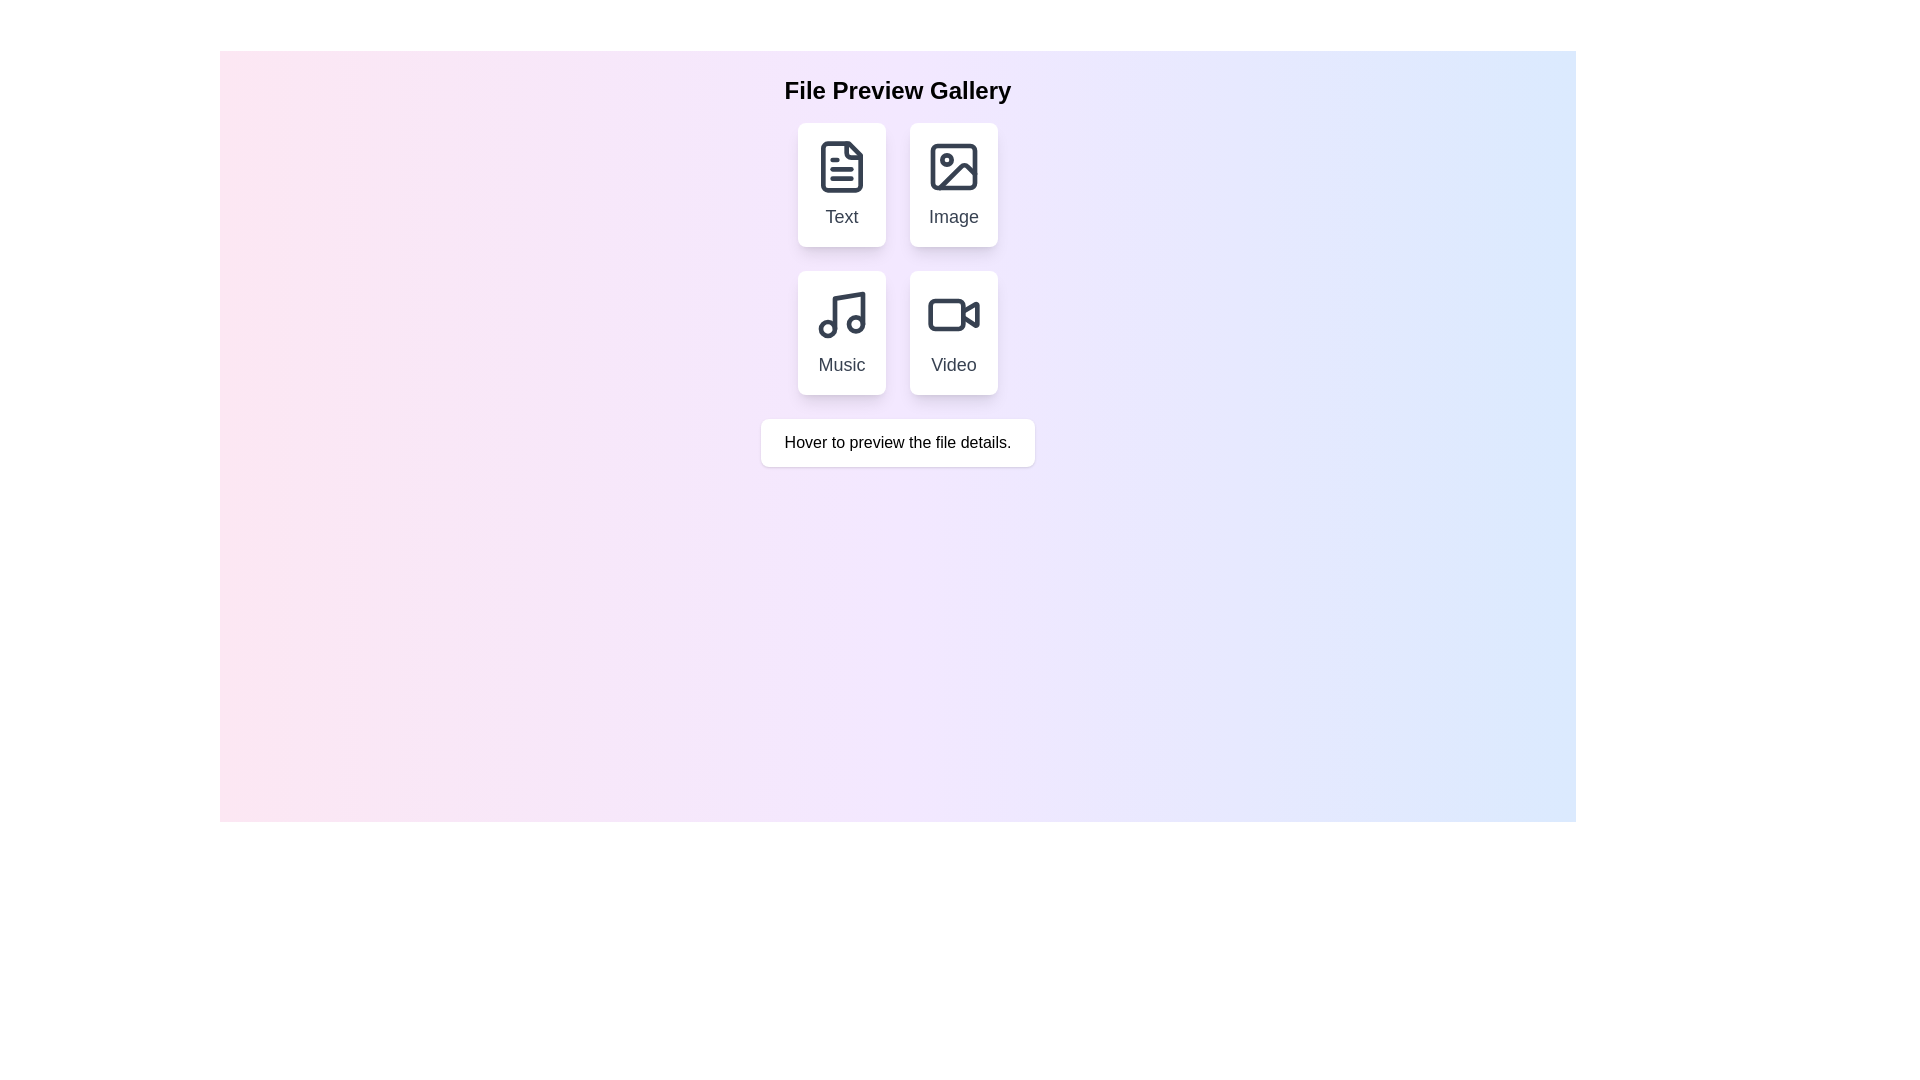 The height and width of the screenshot is (1080, 1920). Describe the element at coordinates (841, 165) in the screenshot. I see `the document icon with lines indicating text, which is the top-left icon in the 'File Preview Gallery' under the card labeled 'Text'` at that location.